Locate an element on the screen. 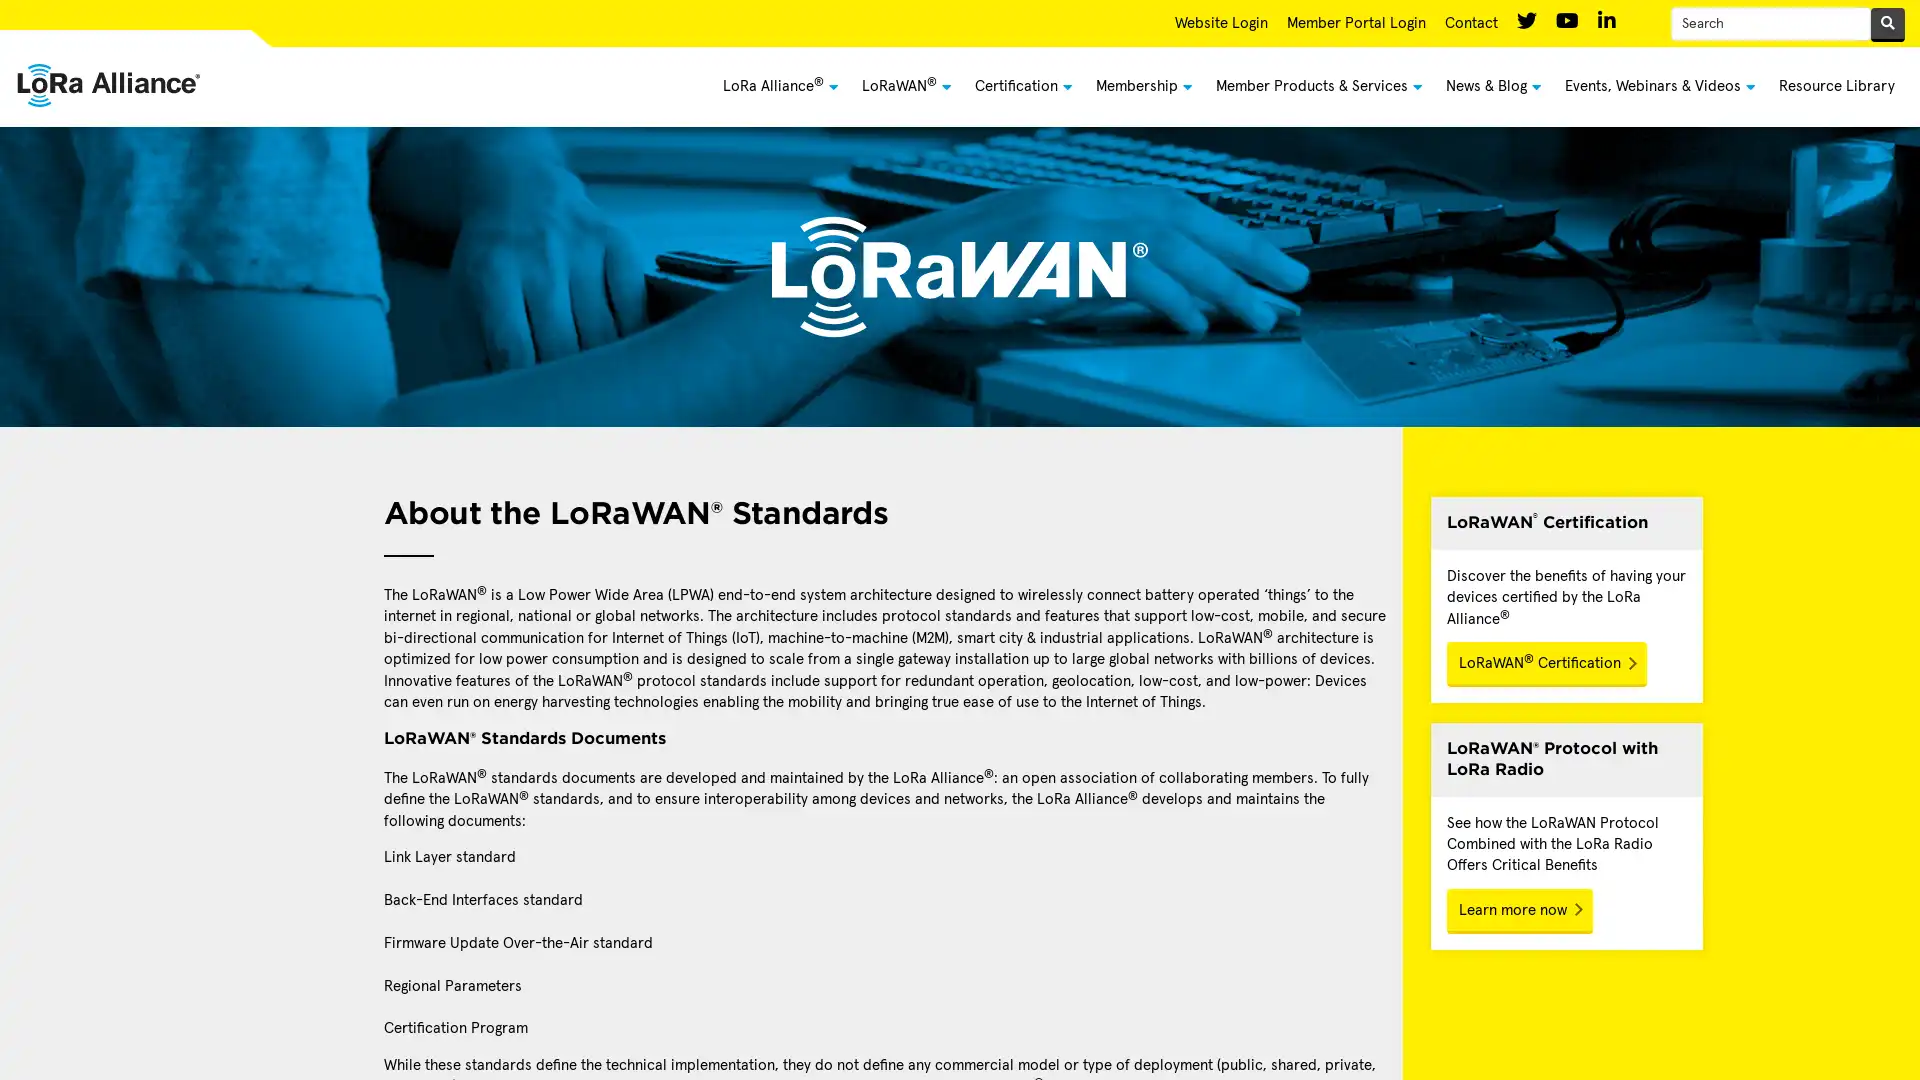  LoRaWAN Certification is located at coordinates (1544, 664).